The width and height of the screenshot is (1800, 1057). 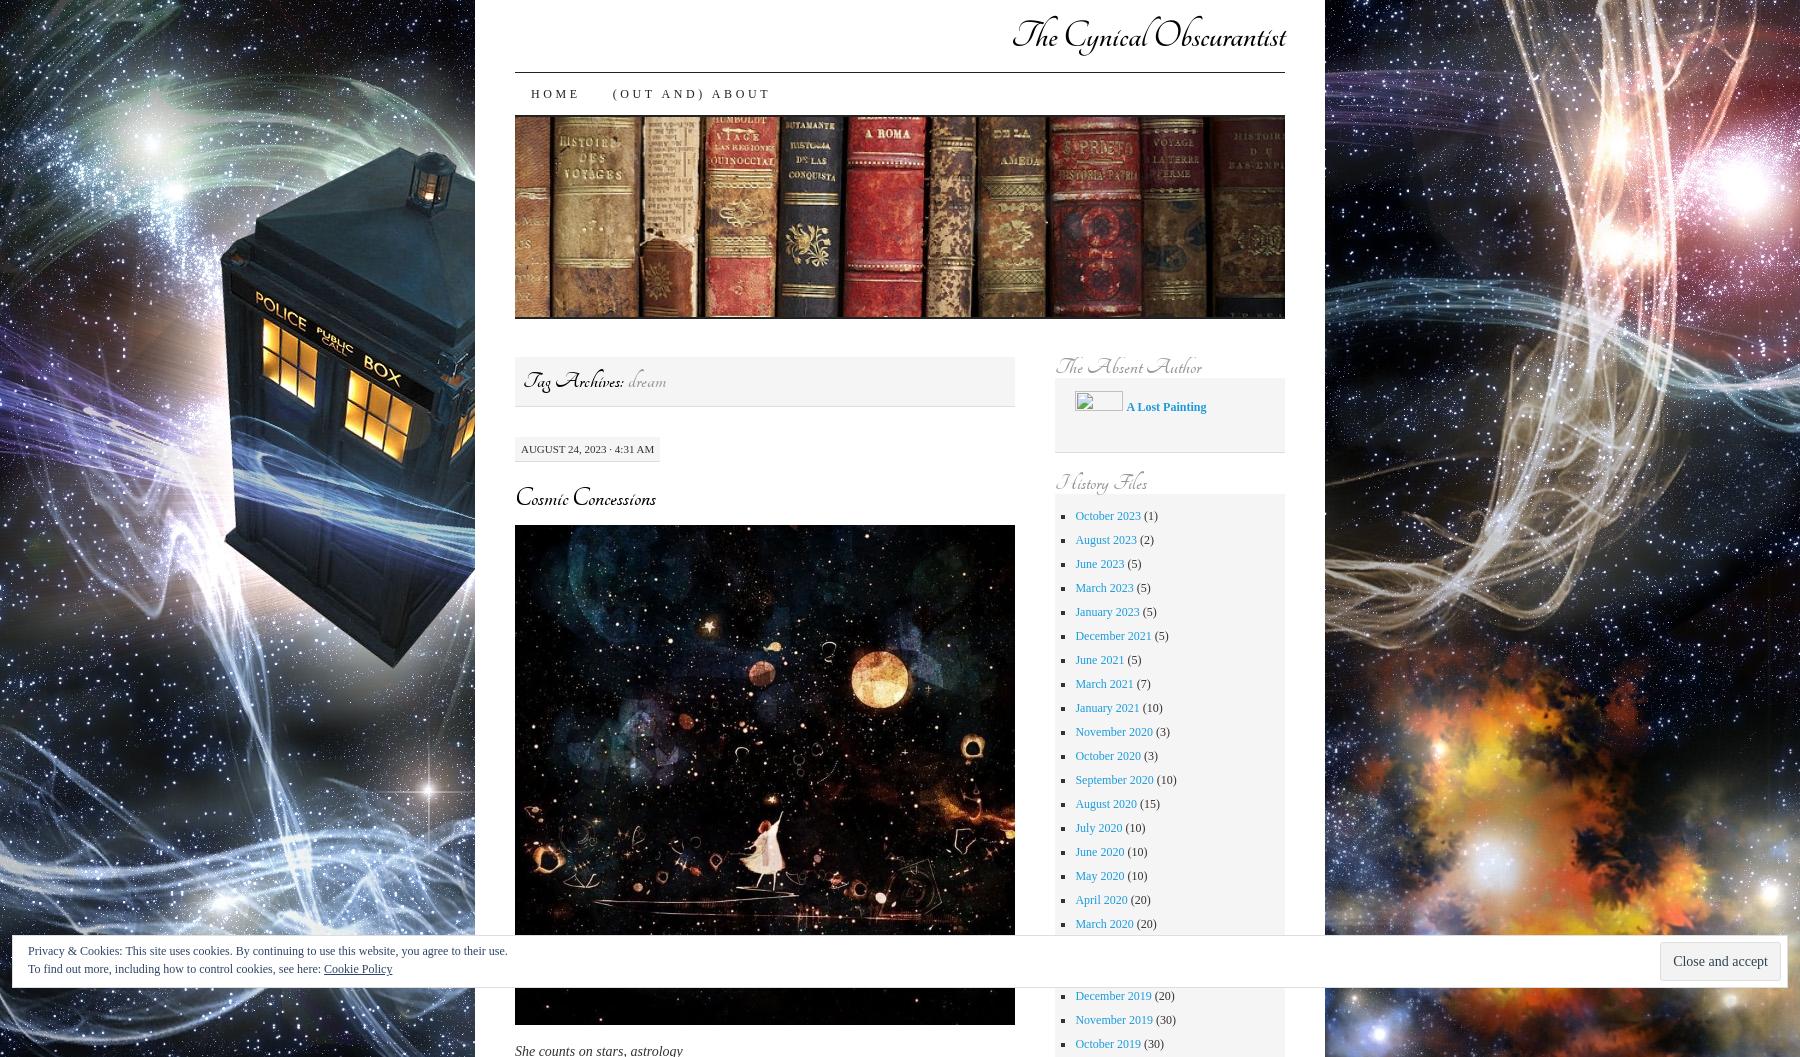 I want to click on 'The Absent Author', so click(x=1127, y=366).